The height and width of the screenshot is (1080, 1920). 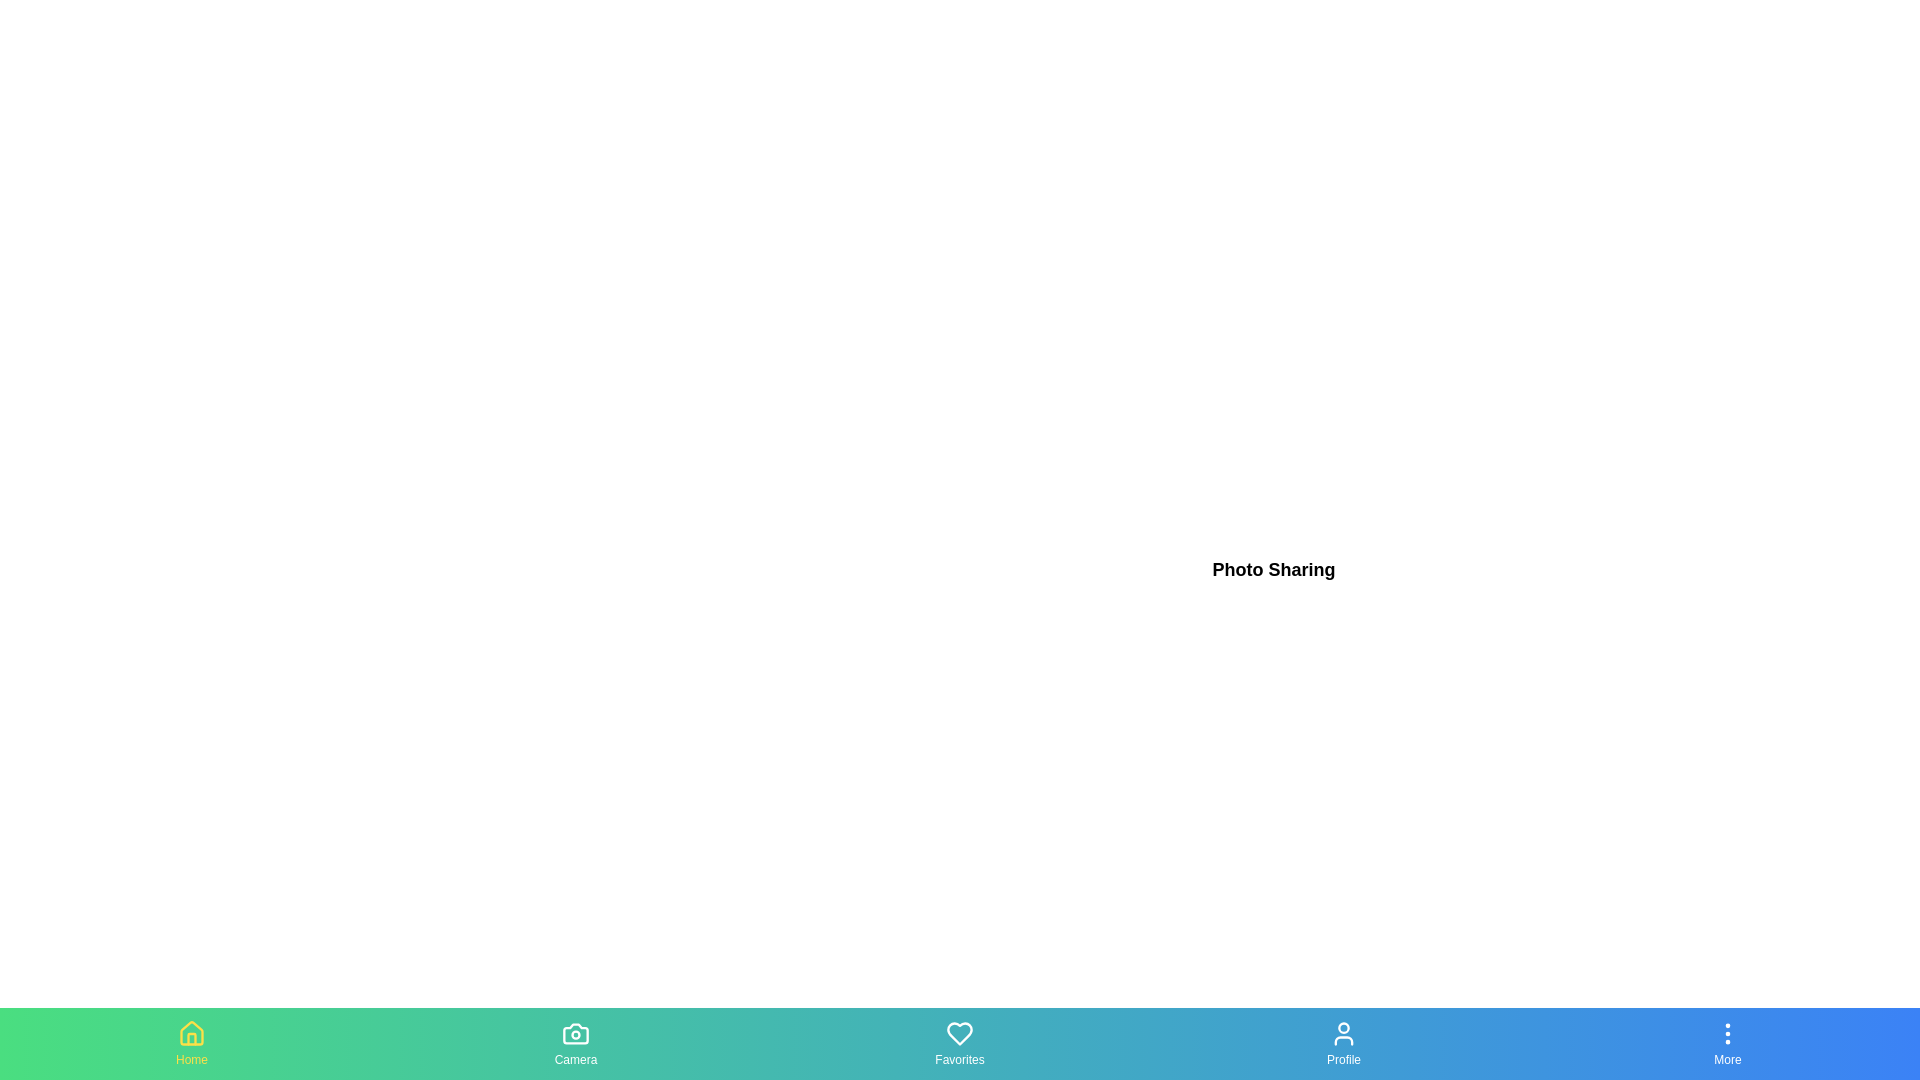 What do you see at coordinates (1344, 1043) in the screenshot?
I see `the Profile navigation icon` at bounding box center [1344, 1043].